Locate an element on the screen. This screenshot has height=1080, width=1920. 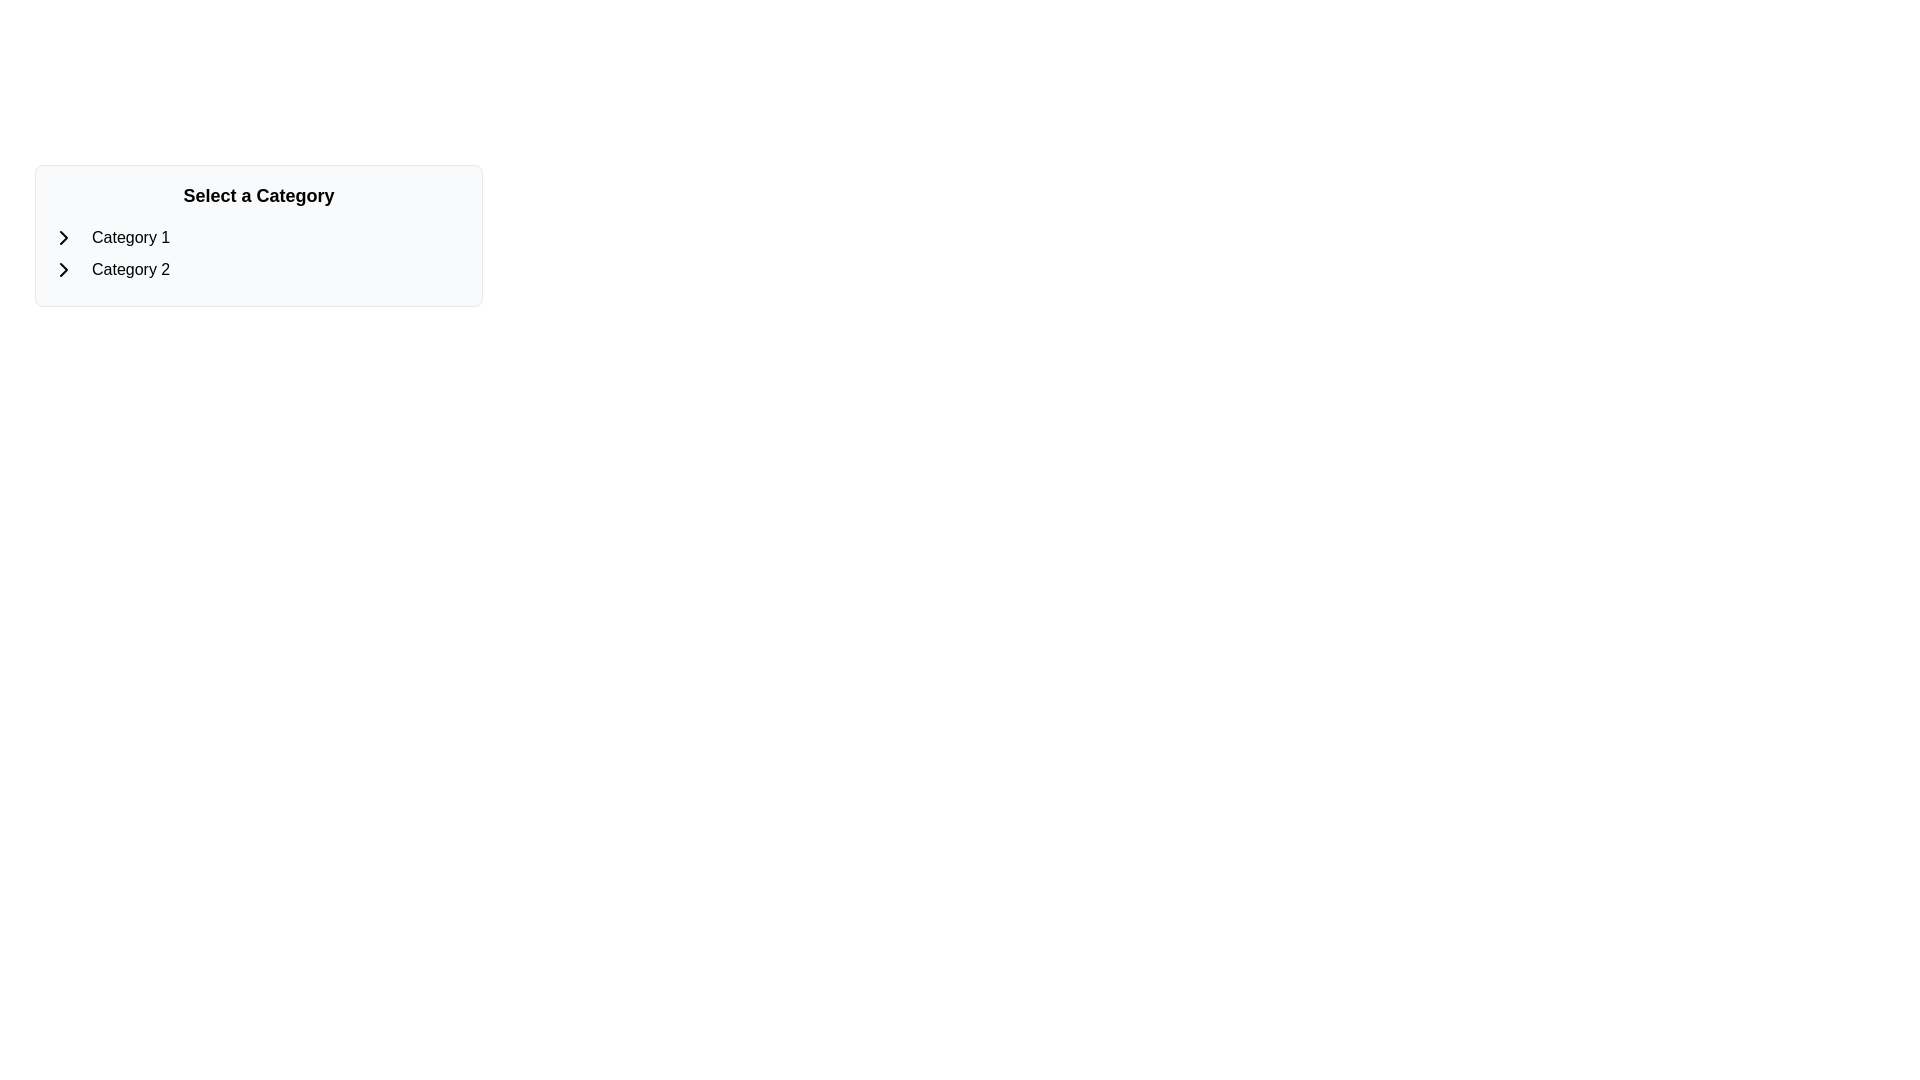
the button located at the far left of the 'Category 2' entry is located at coordinates (63, 270).